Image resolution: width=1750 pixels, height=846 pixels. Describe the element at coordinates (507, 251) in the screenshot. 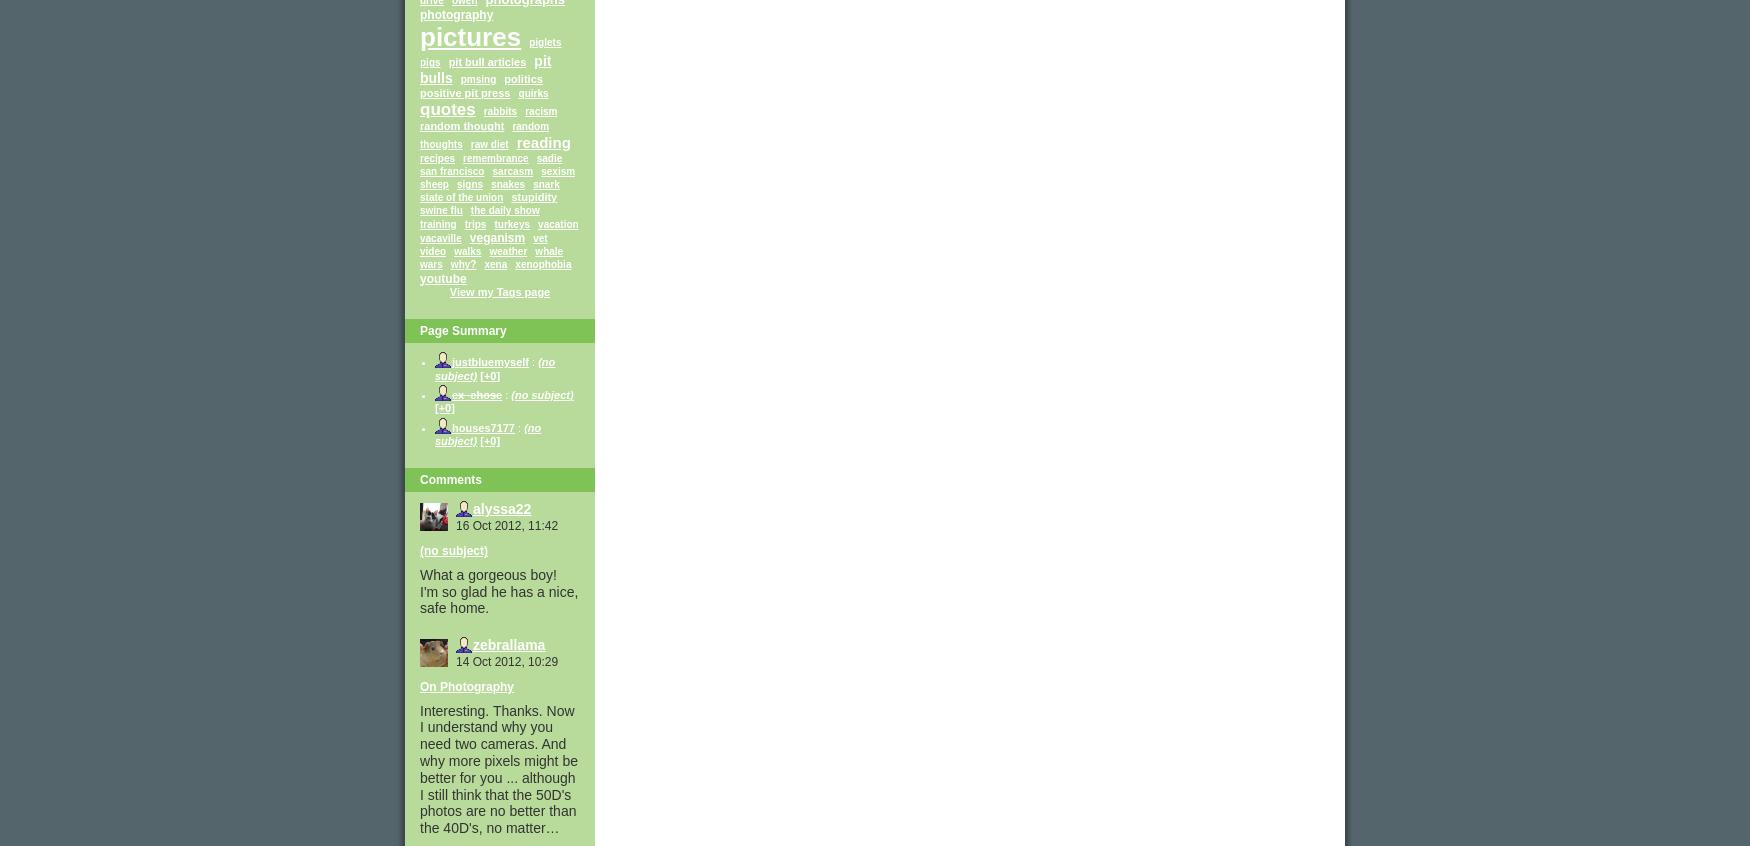

I see `'weather'` at that location.